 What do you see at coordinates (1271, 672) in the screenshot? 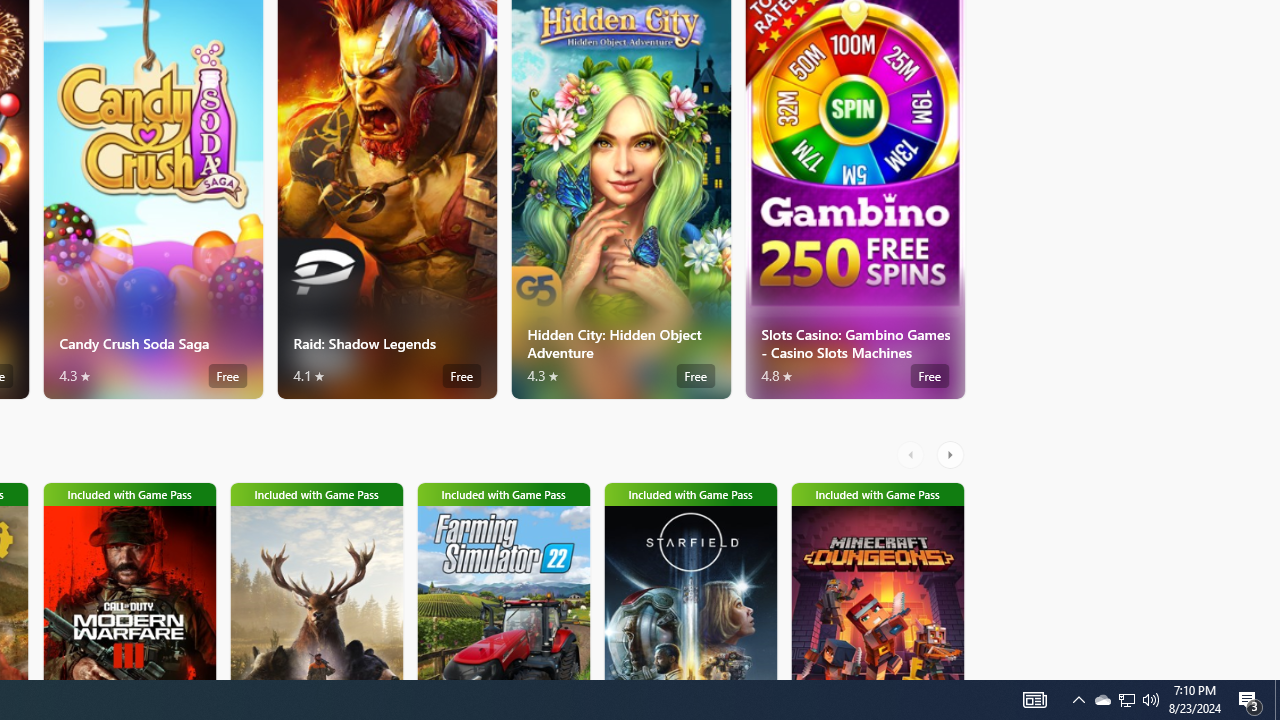
I see `'Vertical Small Increase'` at bounding box center [1271, 672].